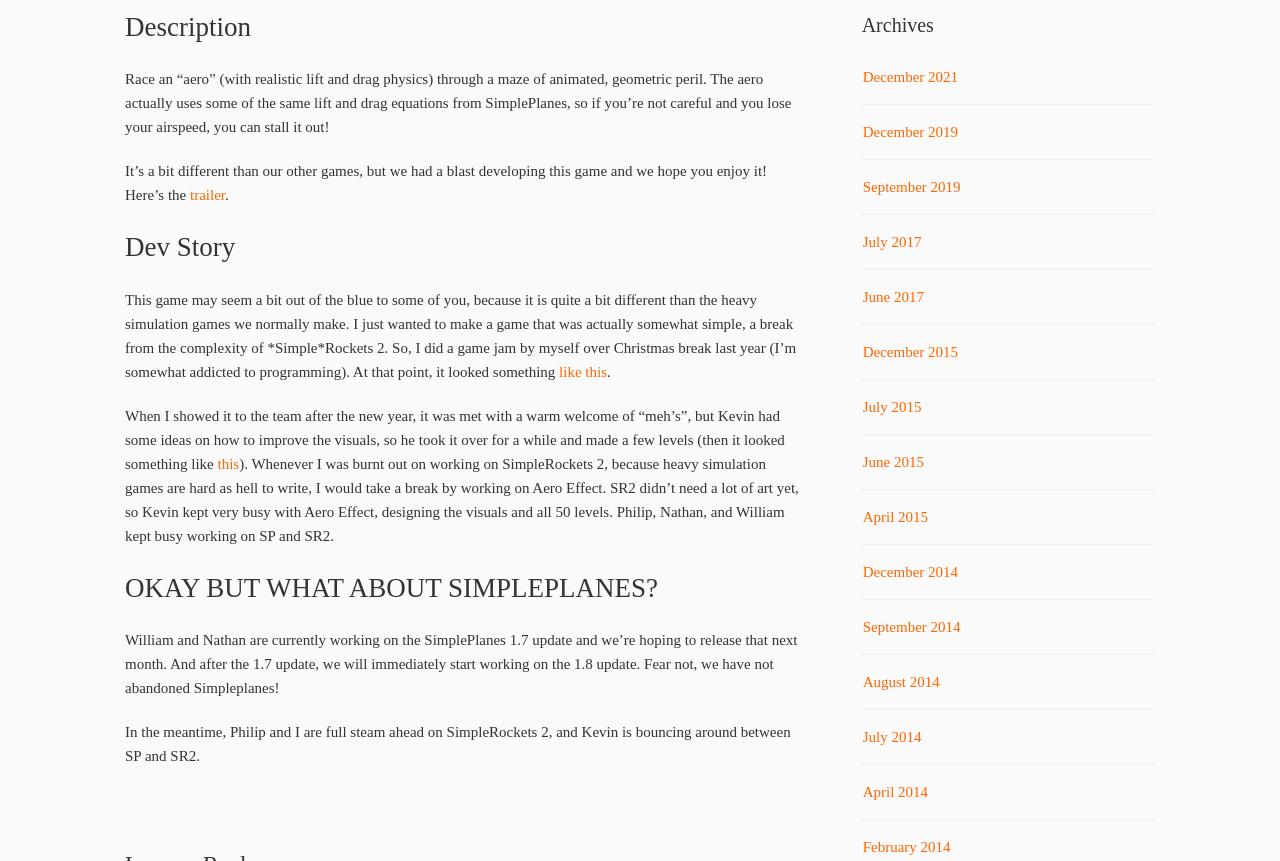 This screenshot has height=861, width=1280. Describe the element at coordinates (582, 371) in the screenshot. I see `'like this'` at that location.